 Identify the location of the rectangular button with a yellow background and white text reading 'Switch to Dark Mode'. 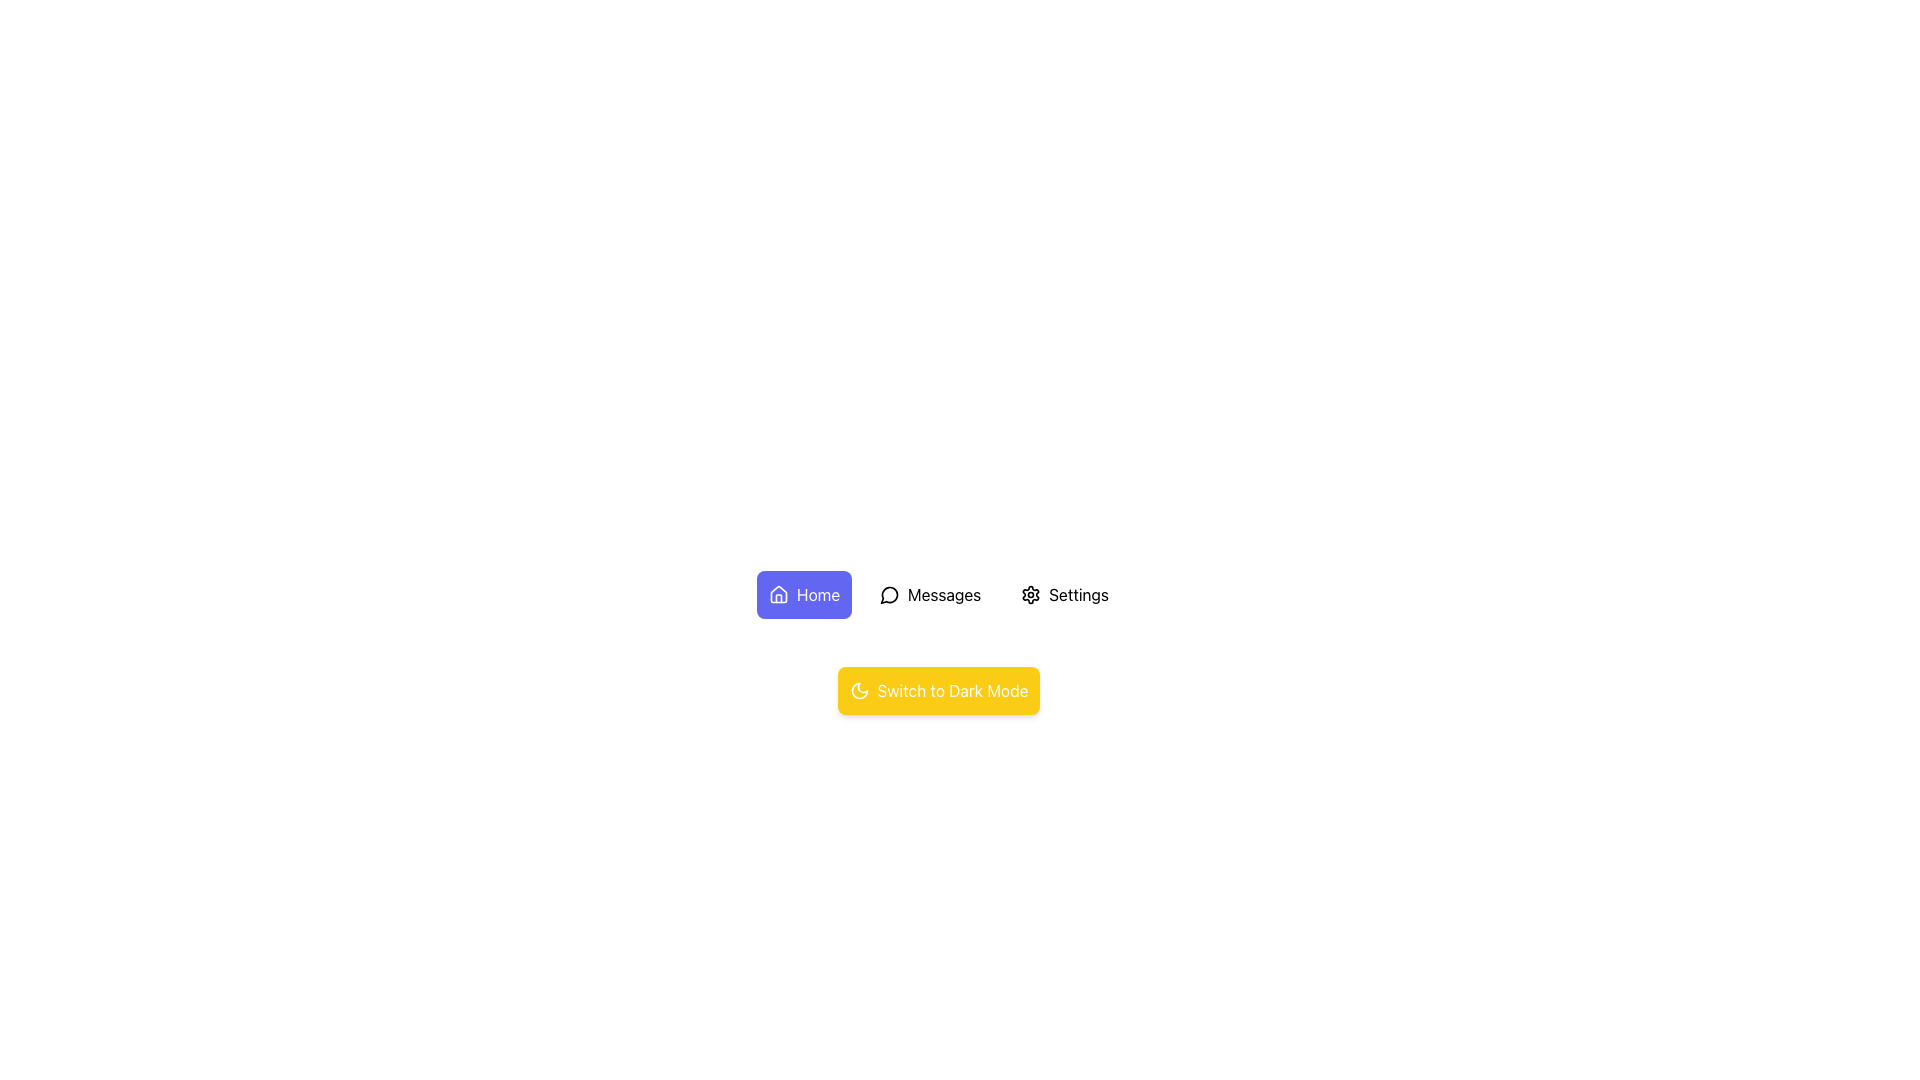
(938, 689).